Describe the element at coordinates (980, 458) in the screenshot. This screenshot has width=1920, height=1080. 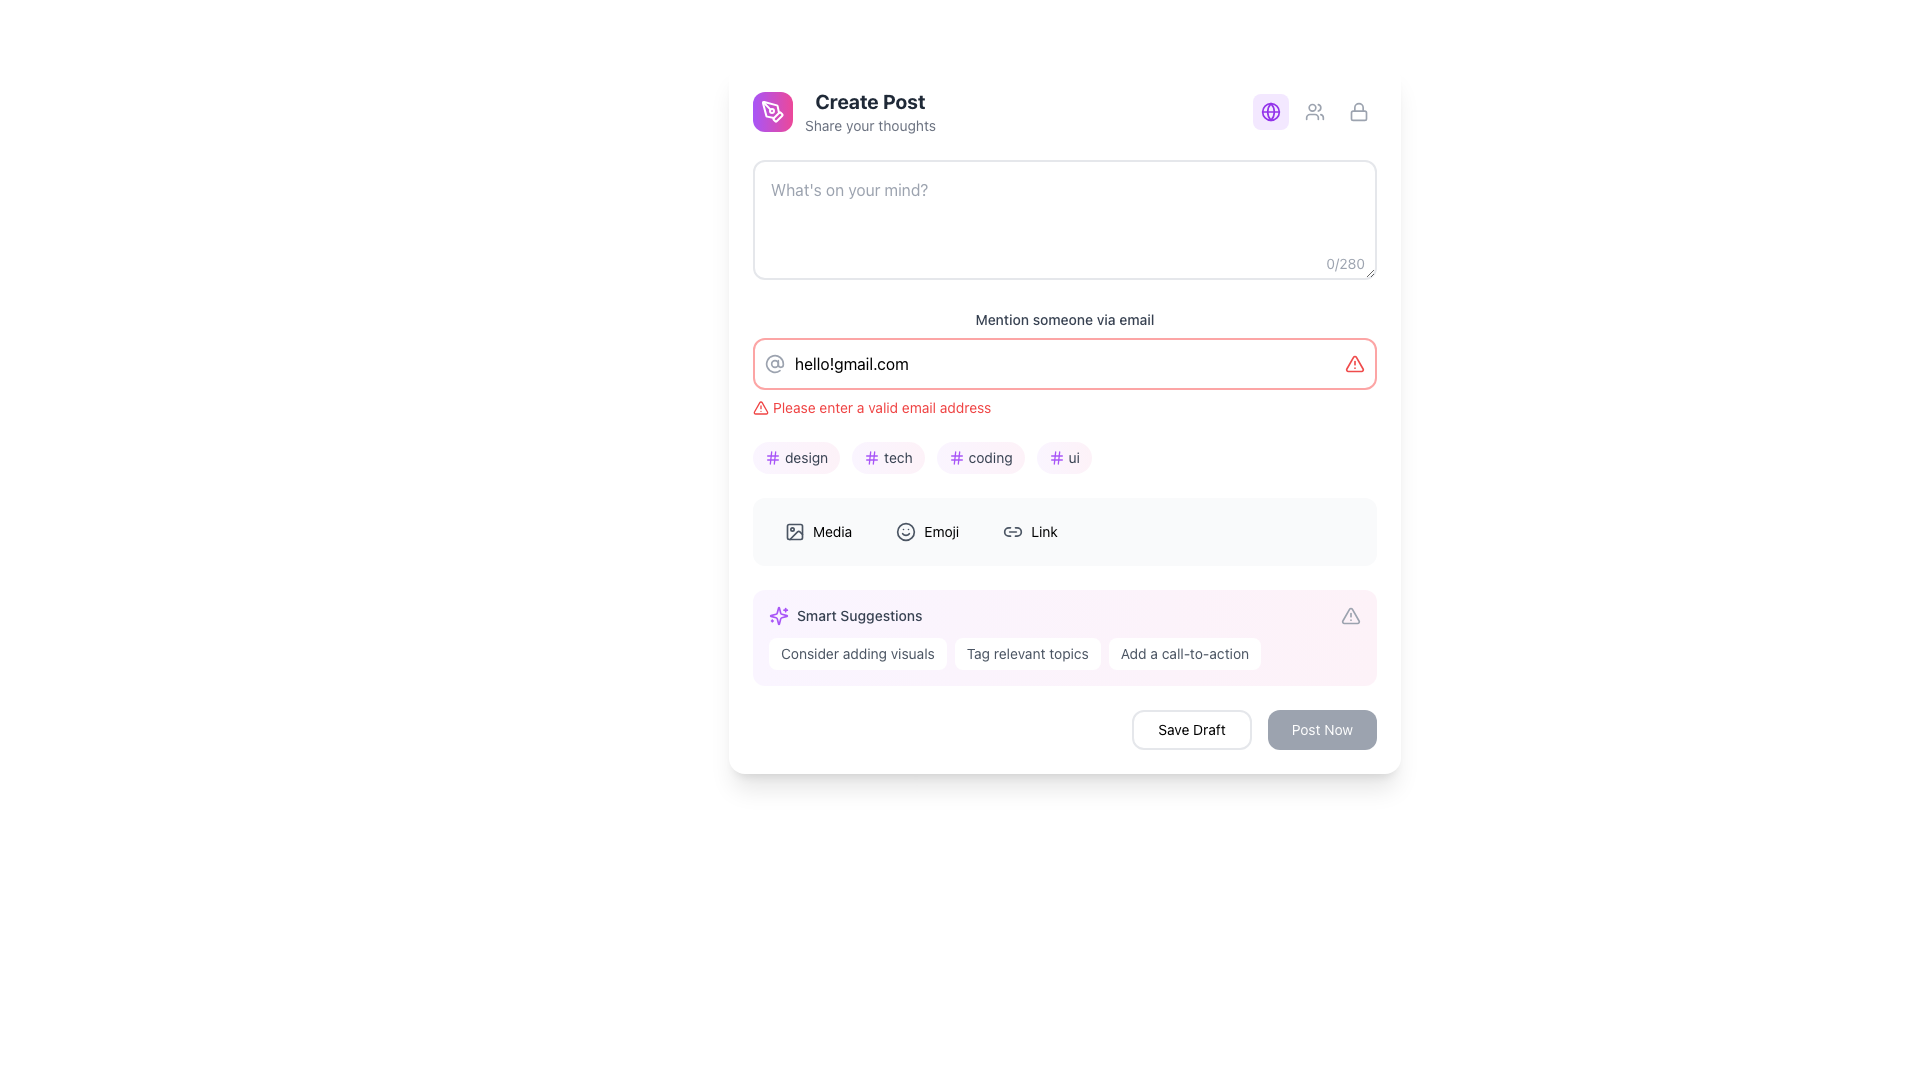
I see `the rounded capsule-shaped button labeled 'coding'` at that location.